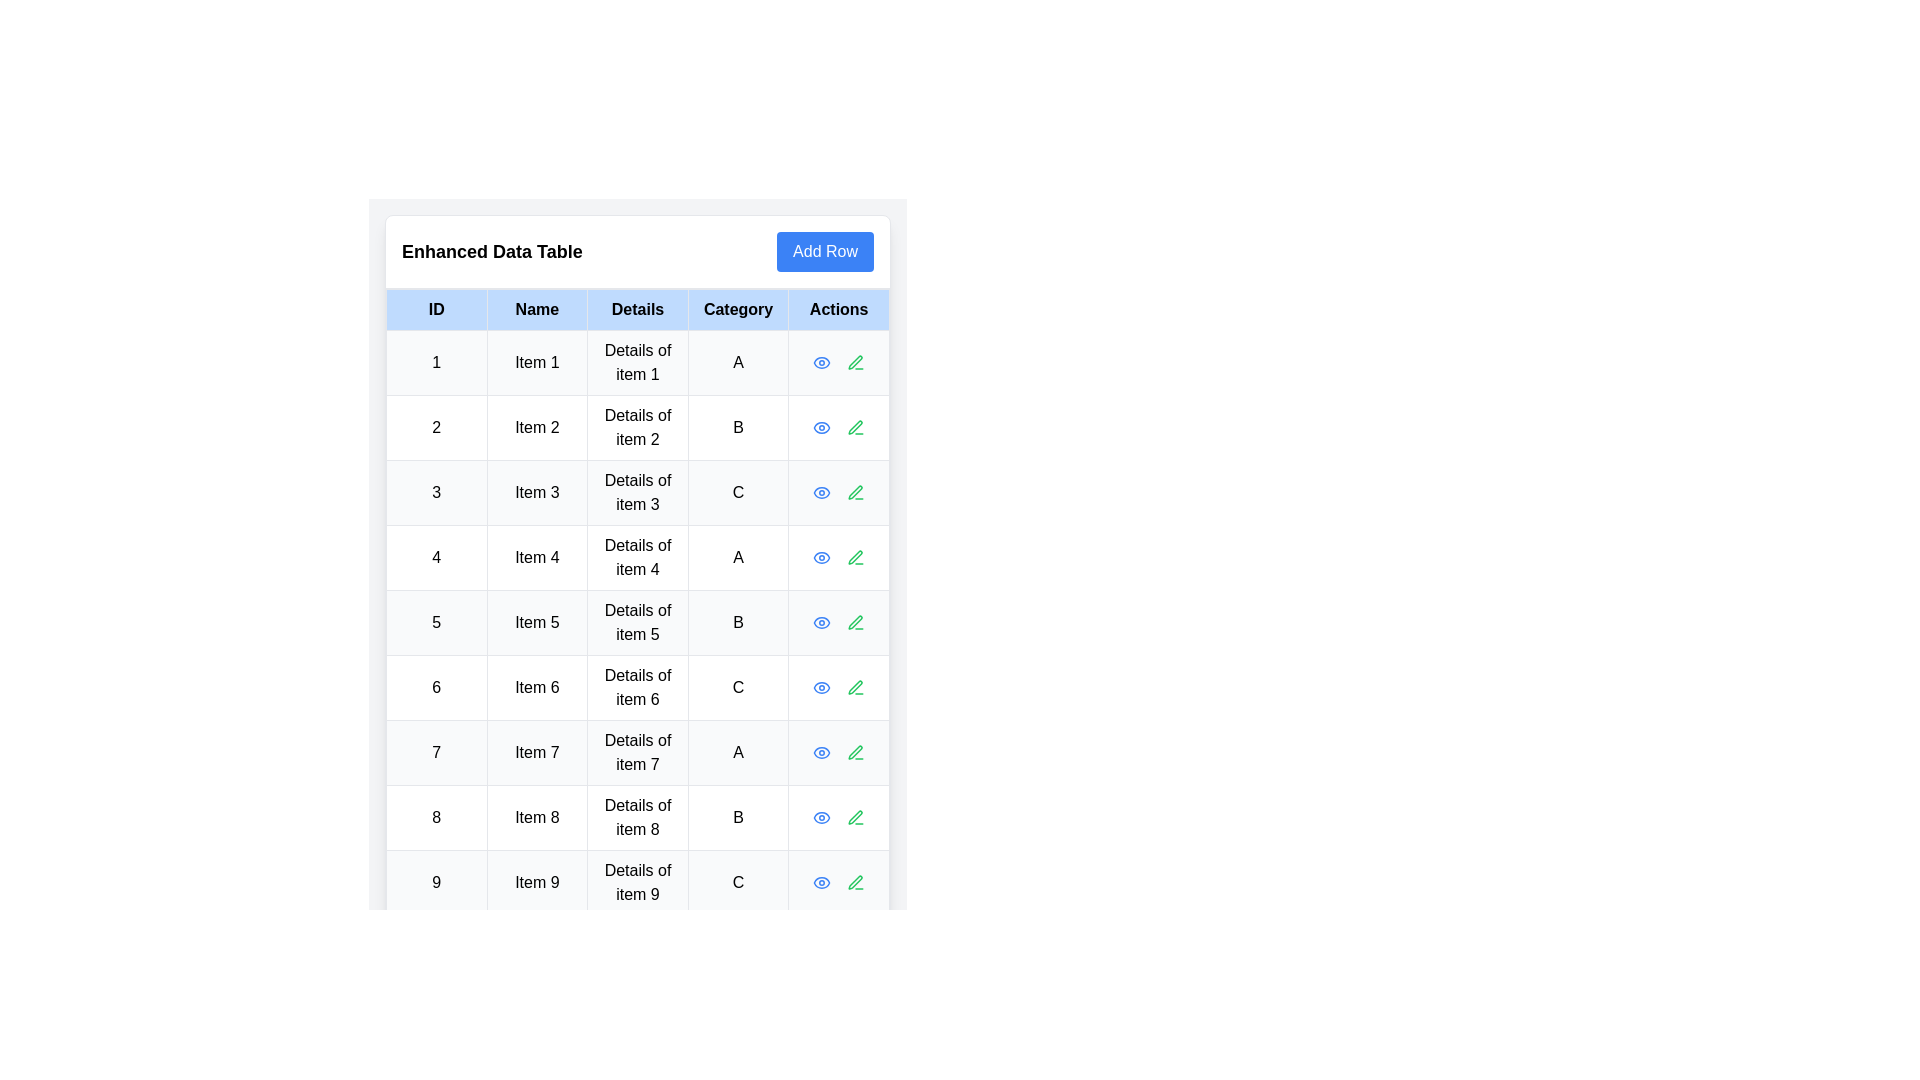 This screenshot has width=1920, height=1080. I want to click on the blue eye-shaped icon in the 'Actions' column of the seventh row of the data table, which is styled with the 'lucide lucide-eye' class, so click(822, 752).